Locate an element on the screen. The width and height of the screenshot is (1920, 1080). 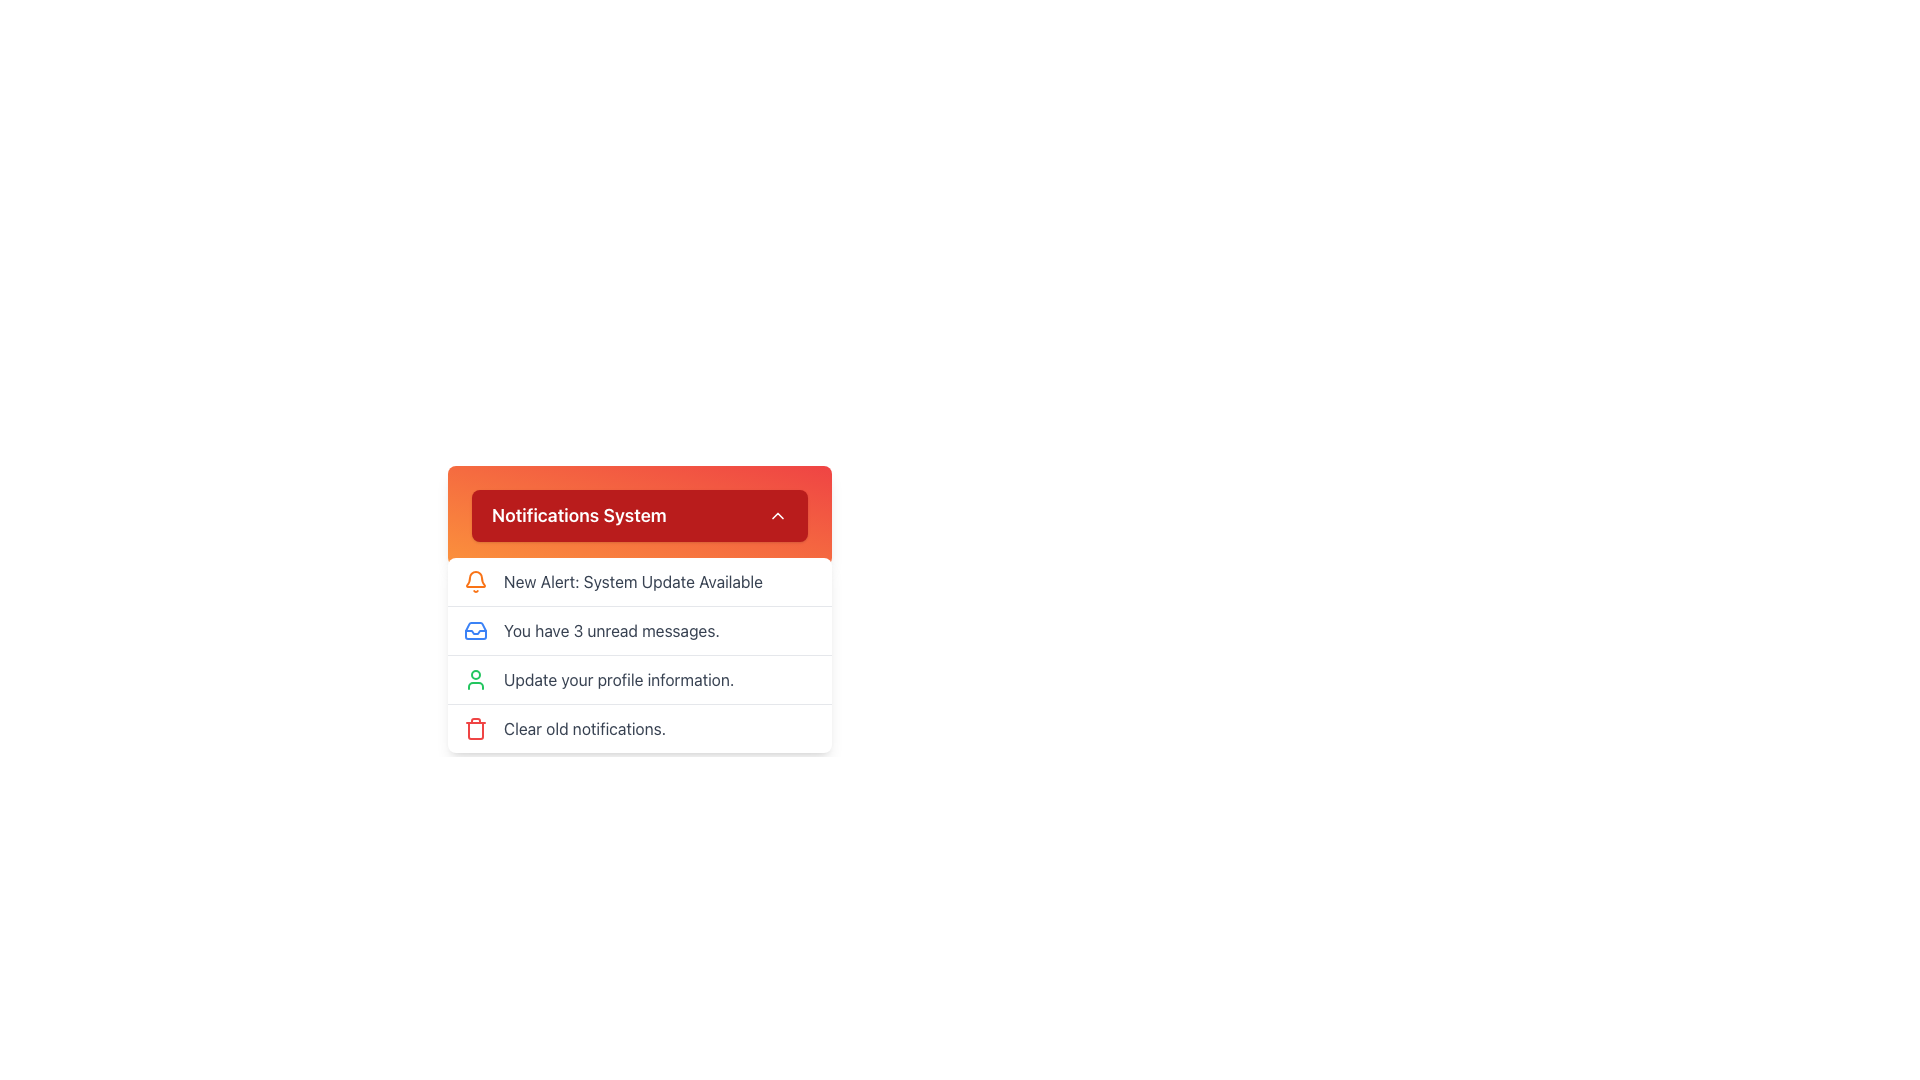
the third list item under the 'Notifications System' header is located at coordinates (638, 677).